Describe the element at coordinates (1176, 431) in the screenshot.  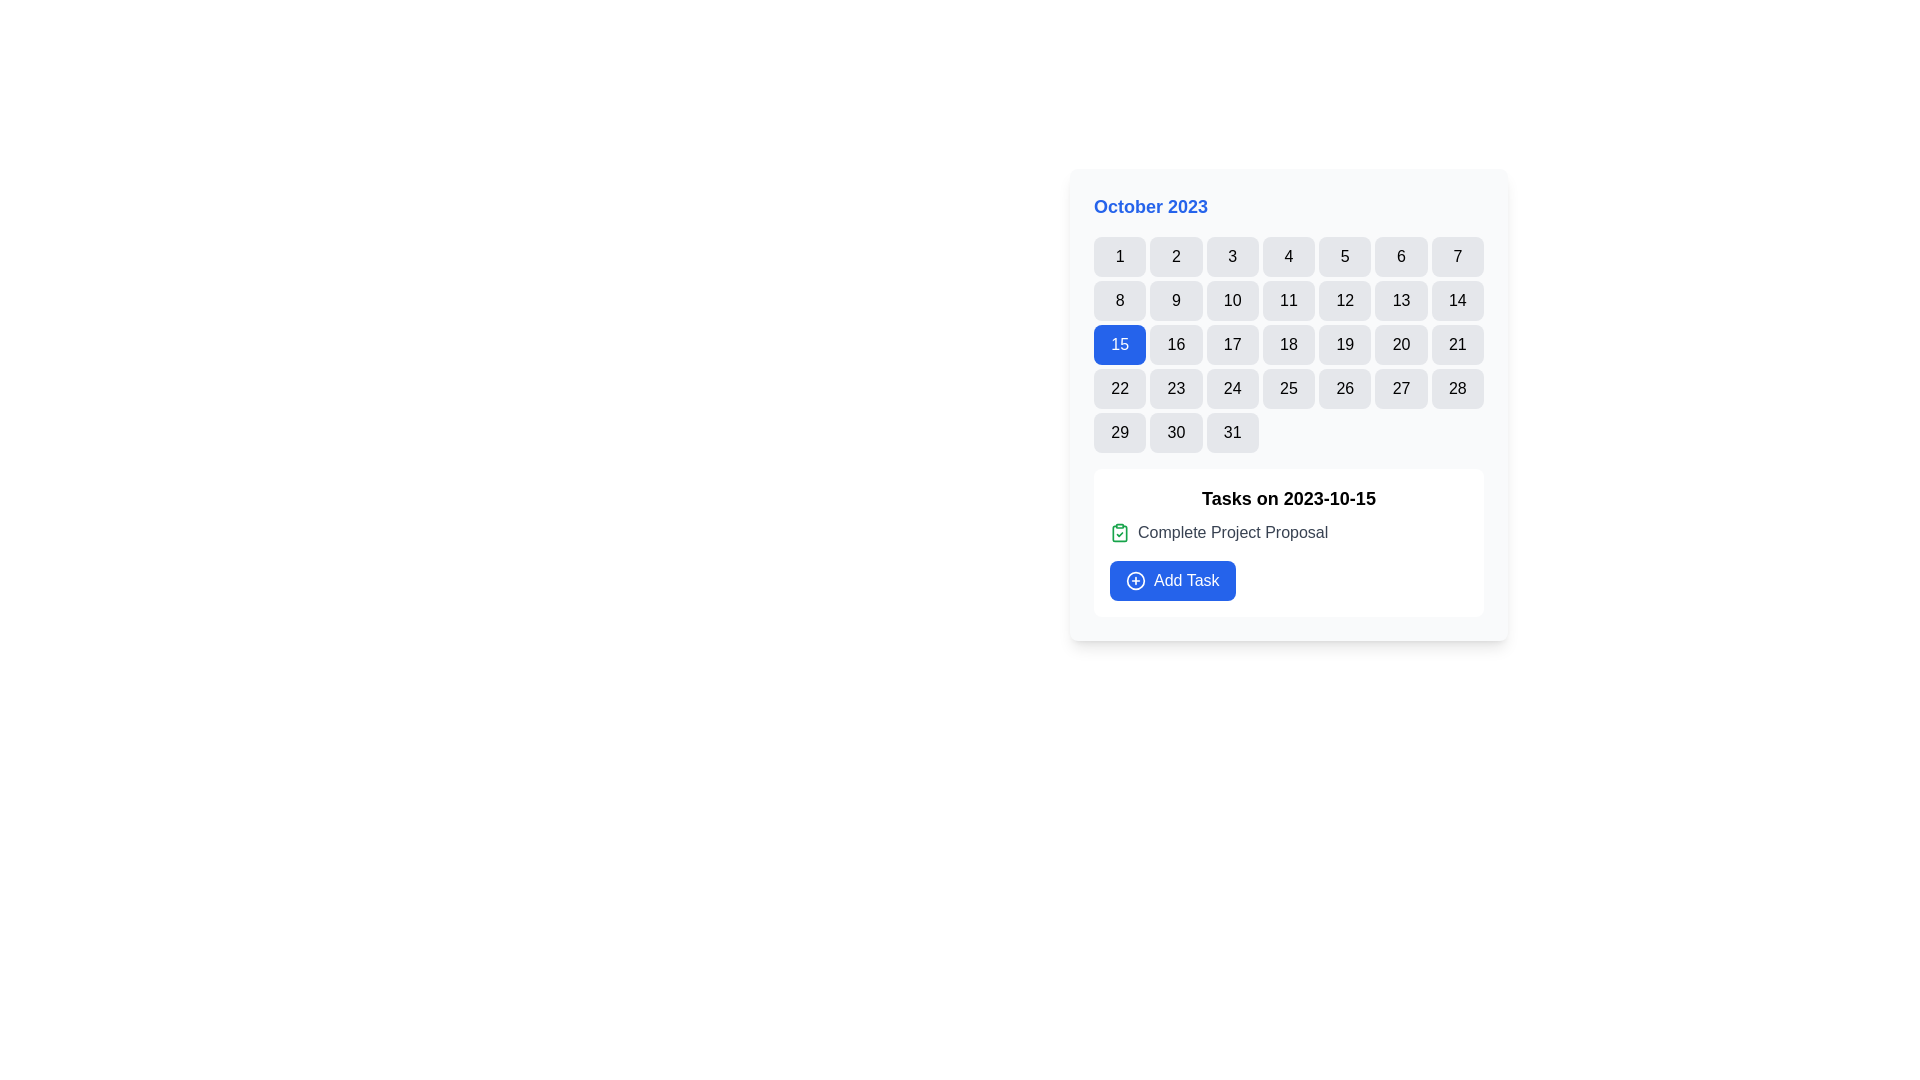
I see `the clickable button for calendar date selection, which is the second-to-last item in the bottom row of a 7-column grid layout, intended for selecting the 30th day of the month` at that location.